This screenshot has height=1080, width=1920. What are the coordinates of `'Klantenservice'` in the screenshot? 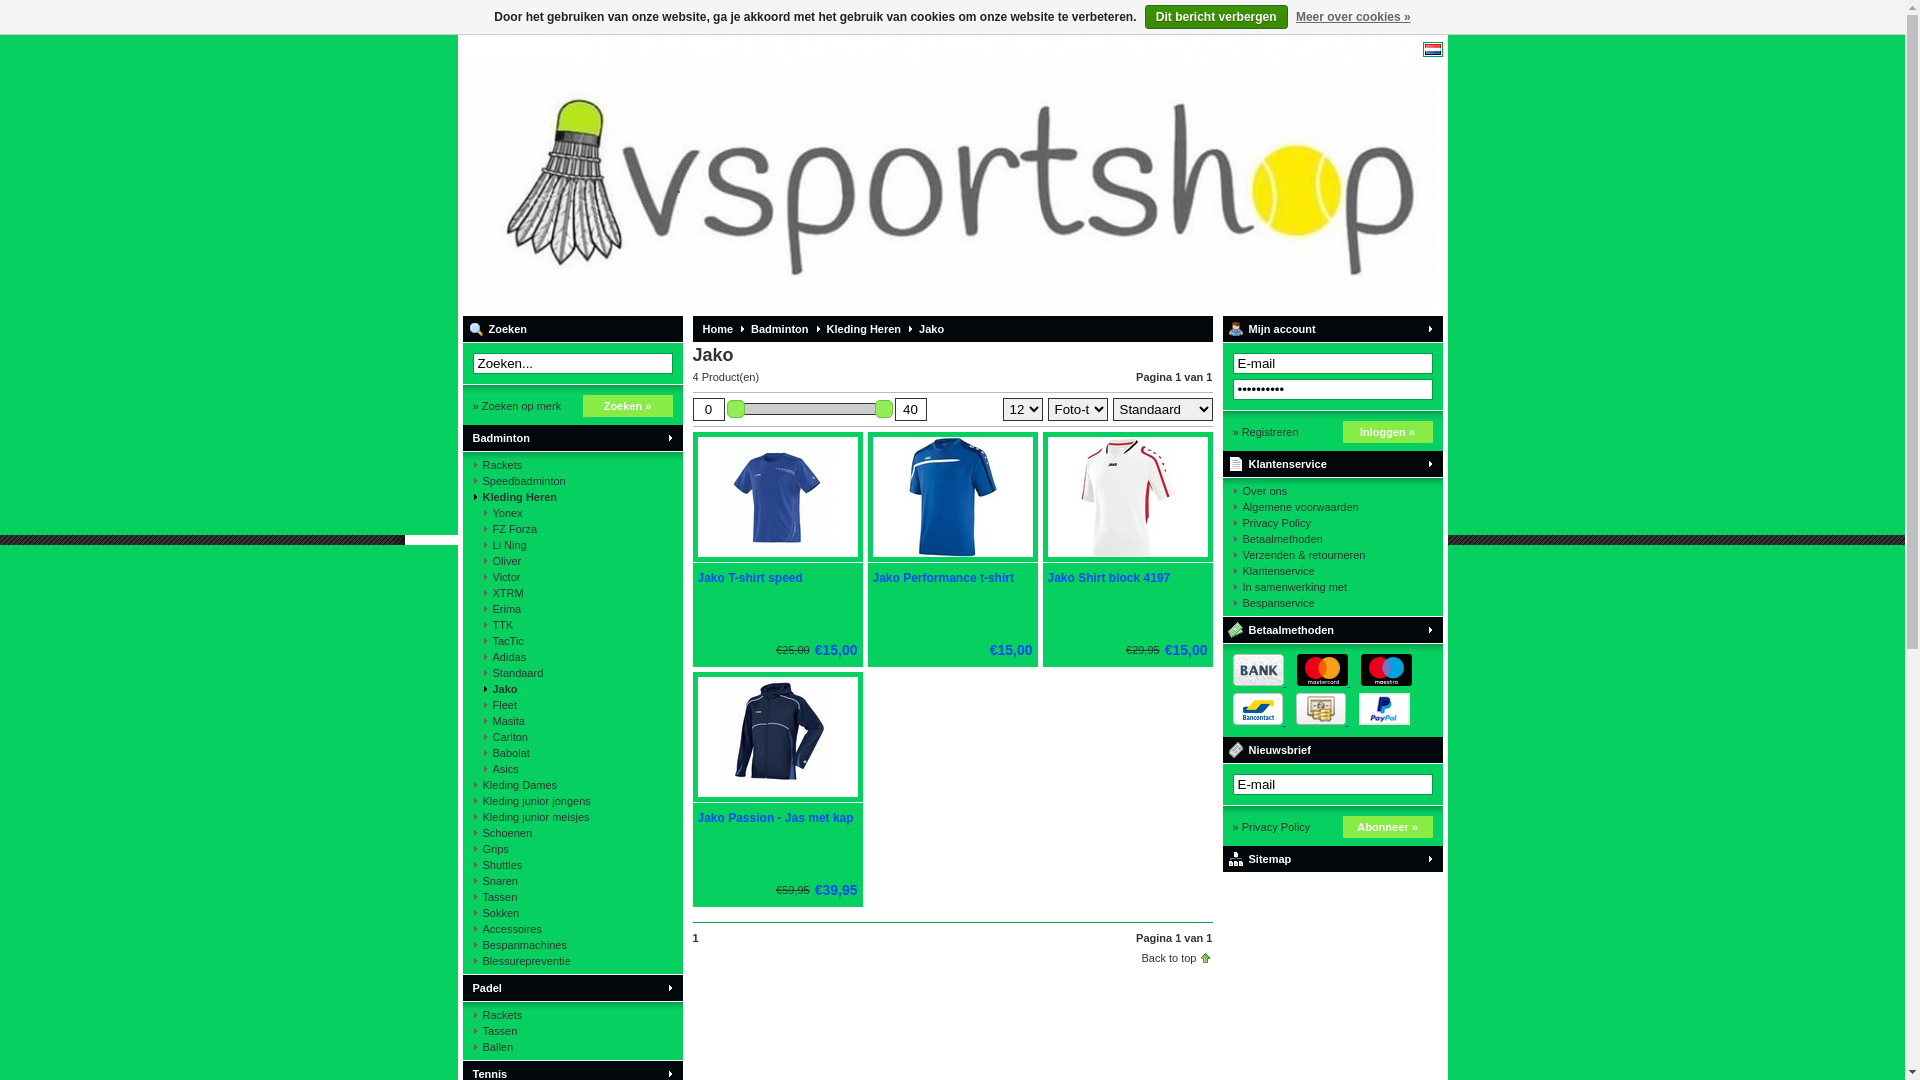 It's located at (1332, 570).